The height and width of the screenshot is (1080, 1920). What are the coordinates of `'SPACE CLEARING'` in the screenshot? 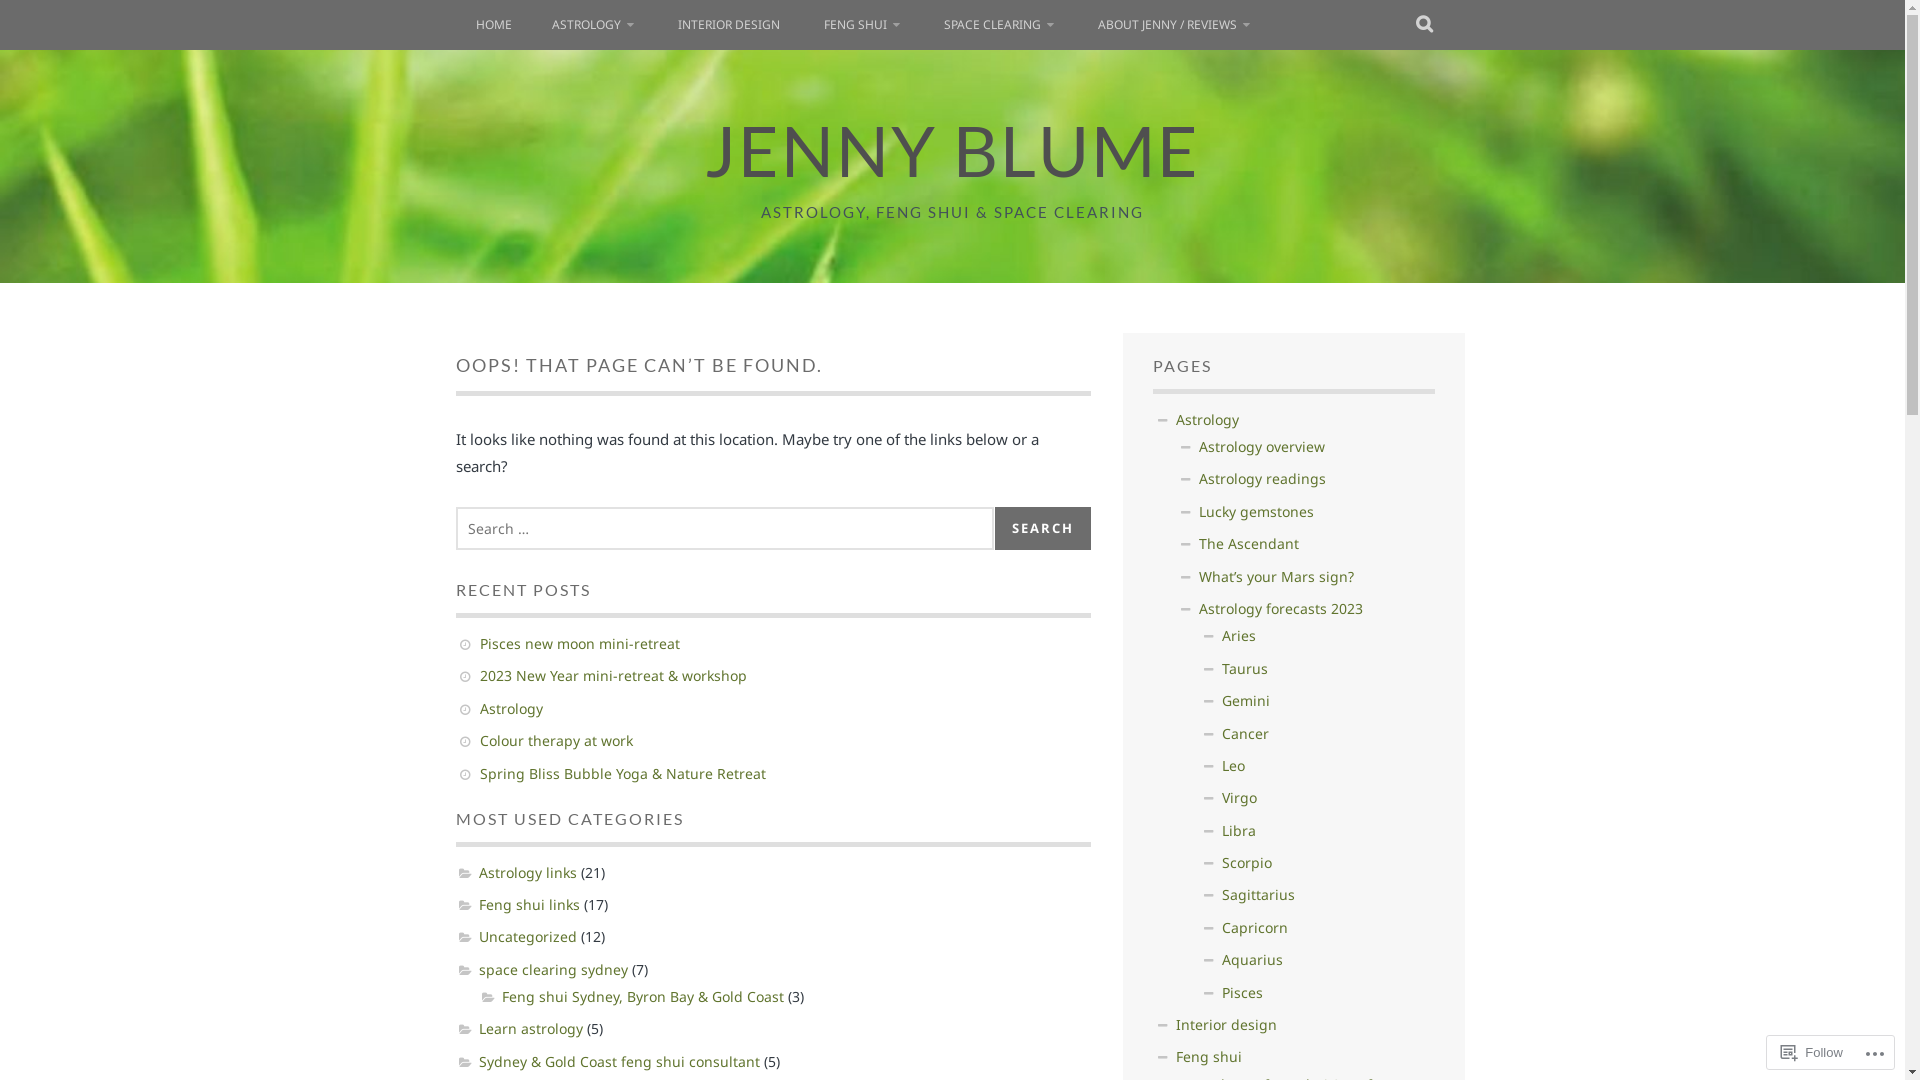 It's located at (998, 24).